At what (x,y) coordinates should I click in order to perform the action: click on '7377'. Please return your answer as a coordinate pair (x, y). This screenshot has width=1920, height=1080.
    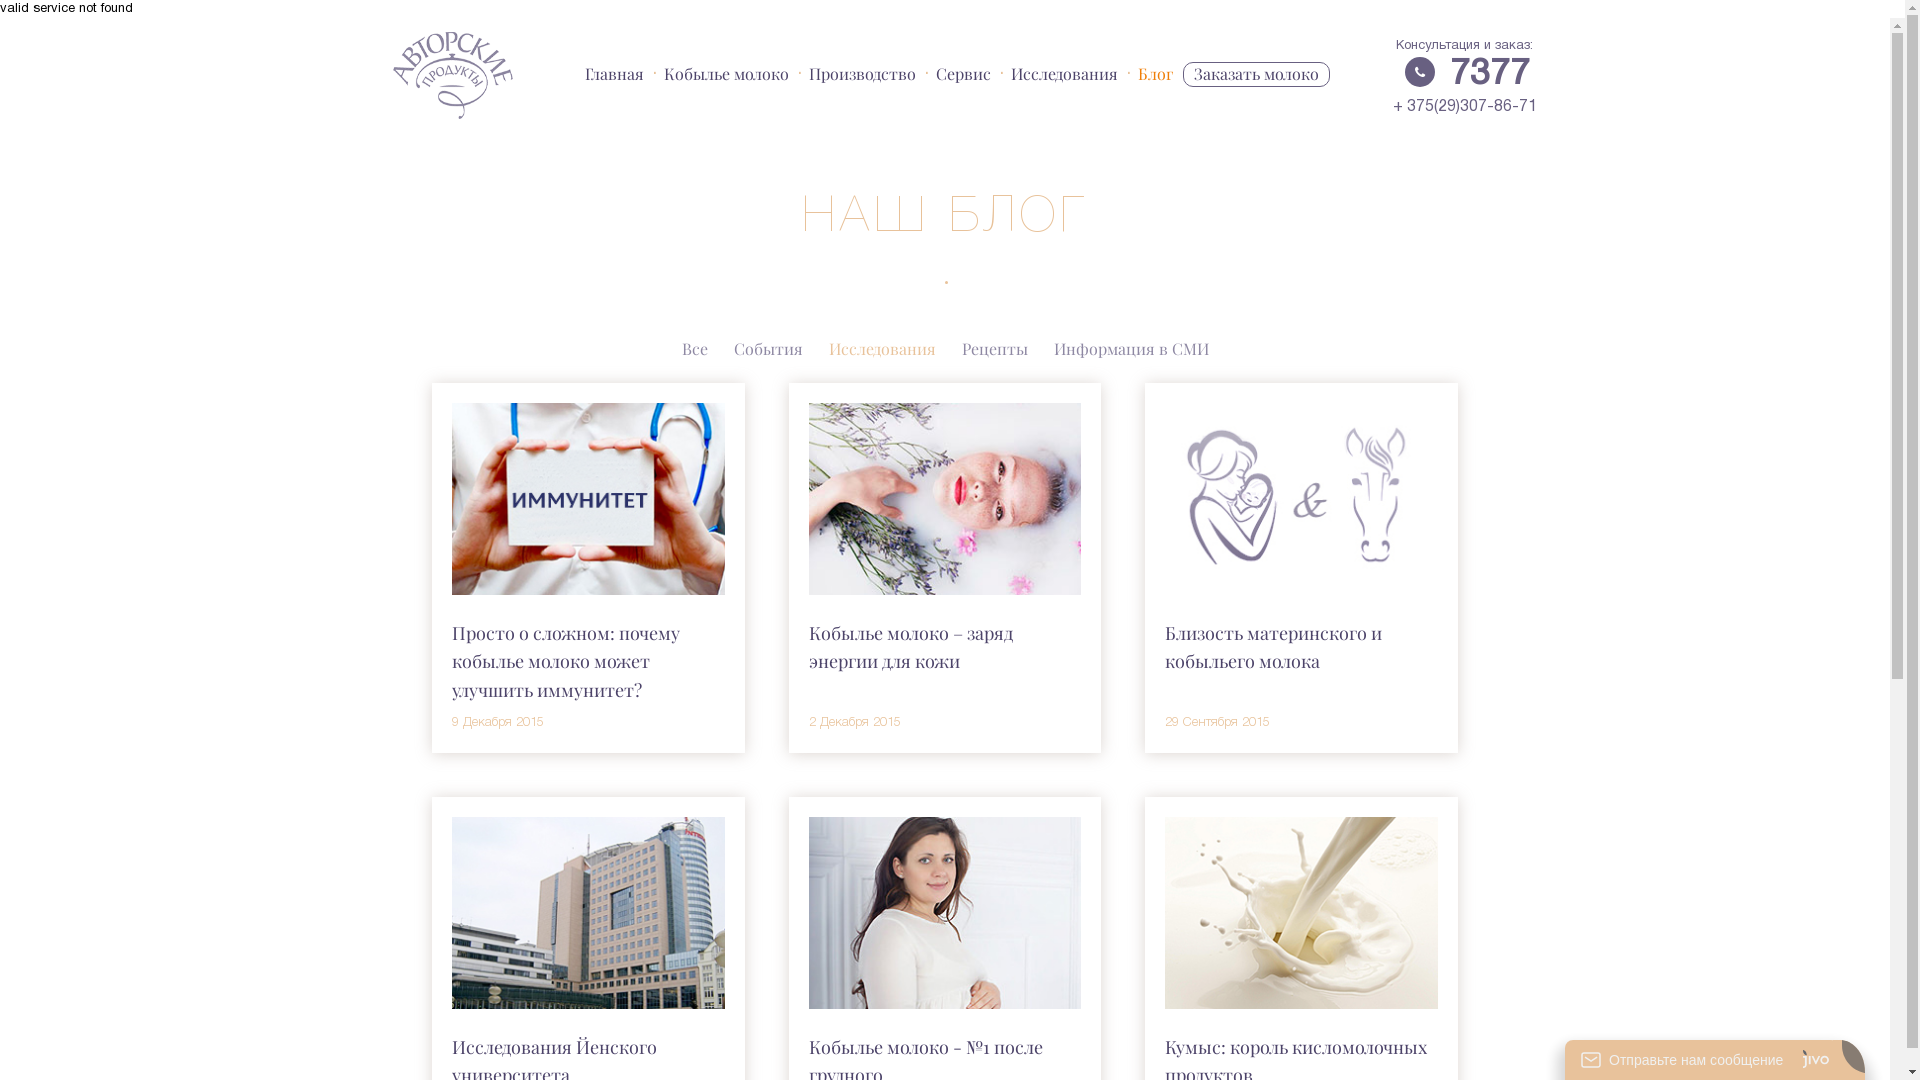
    Looking at the image, I should click on (1489, 73).